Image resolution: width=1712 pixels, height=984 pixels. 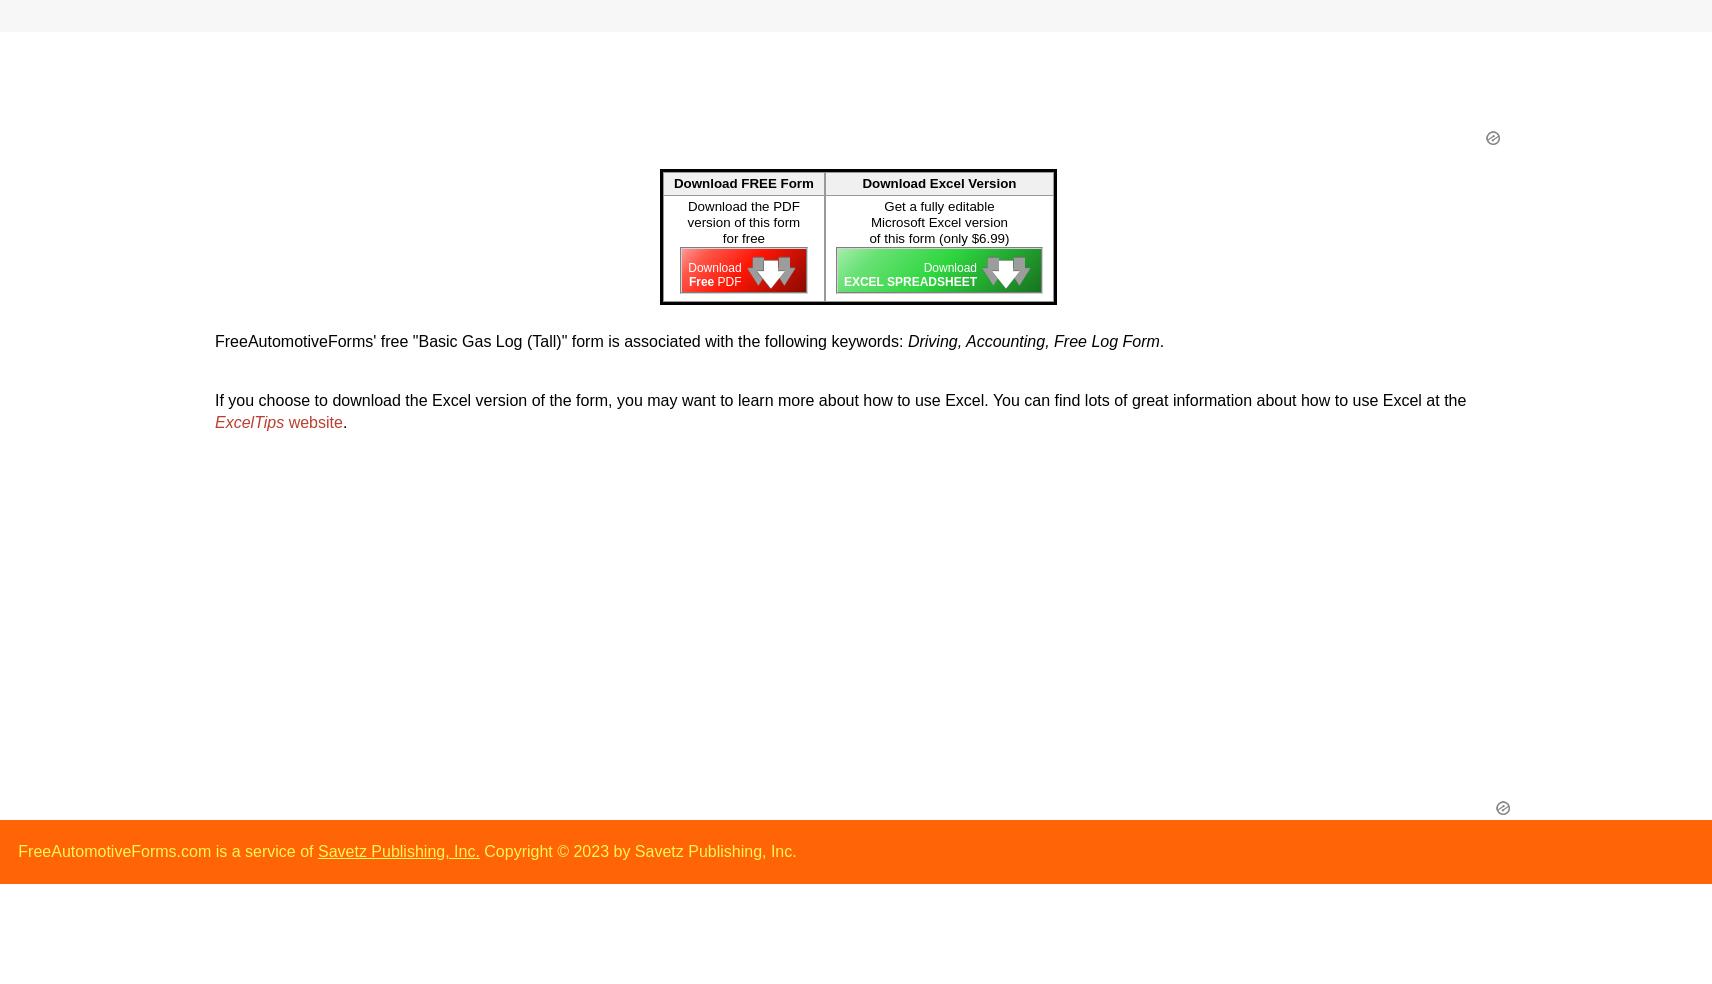 What do you see at coordinates (727, 280) in the screenshot?
I see `'PDF'` at bounding box center [727, 280].